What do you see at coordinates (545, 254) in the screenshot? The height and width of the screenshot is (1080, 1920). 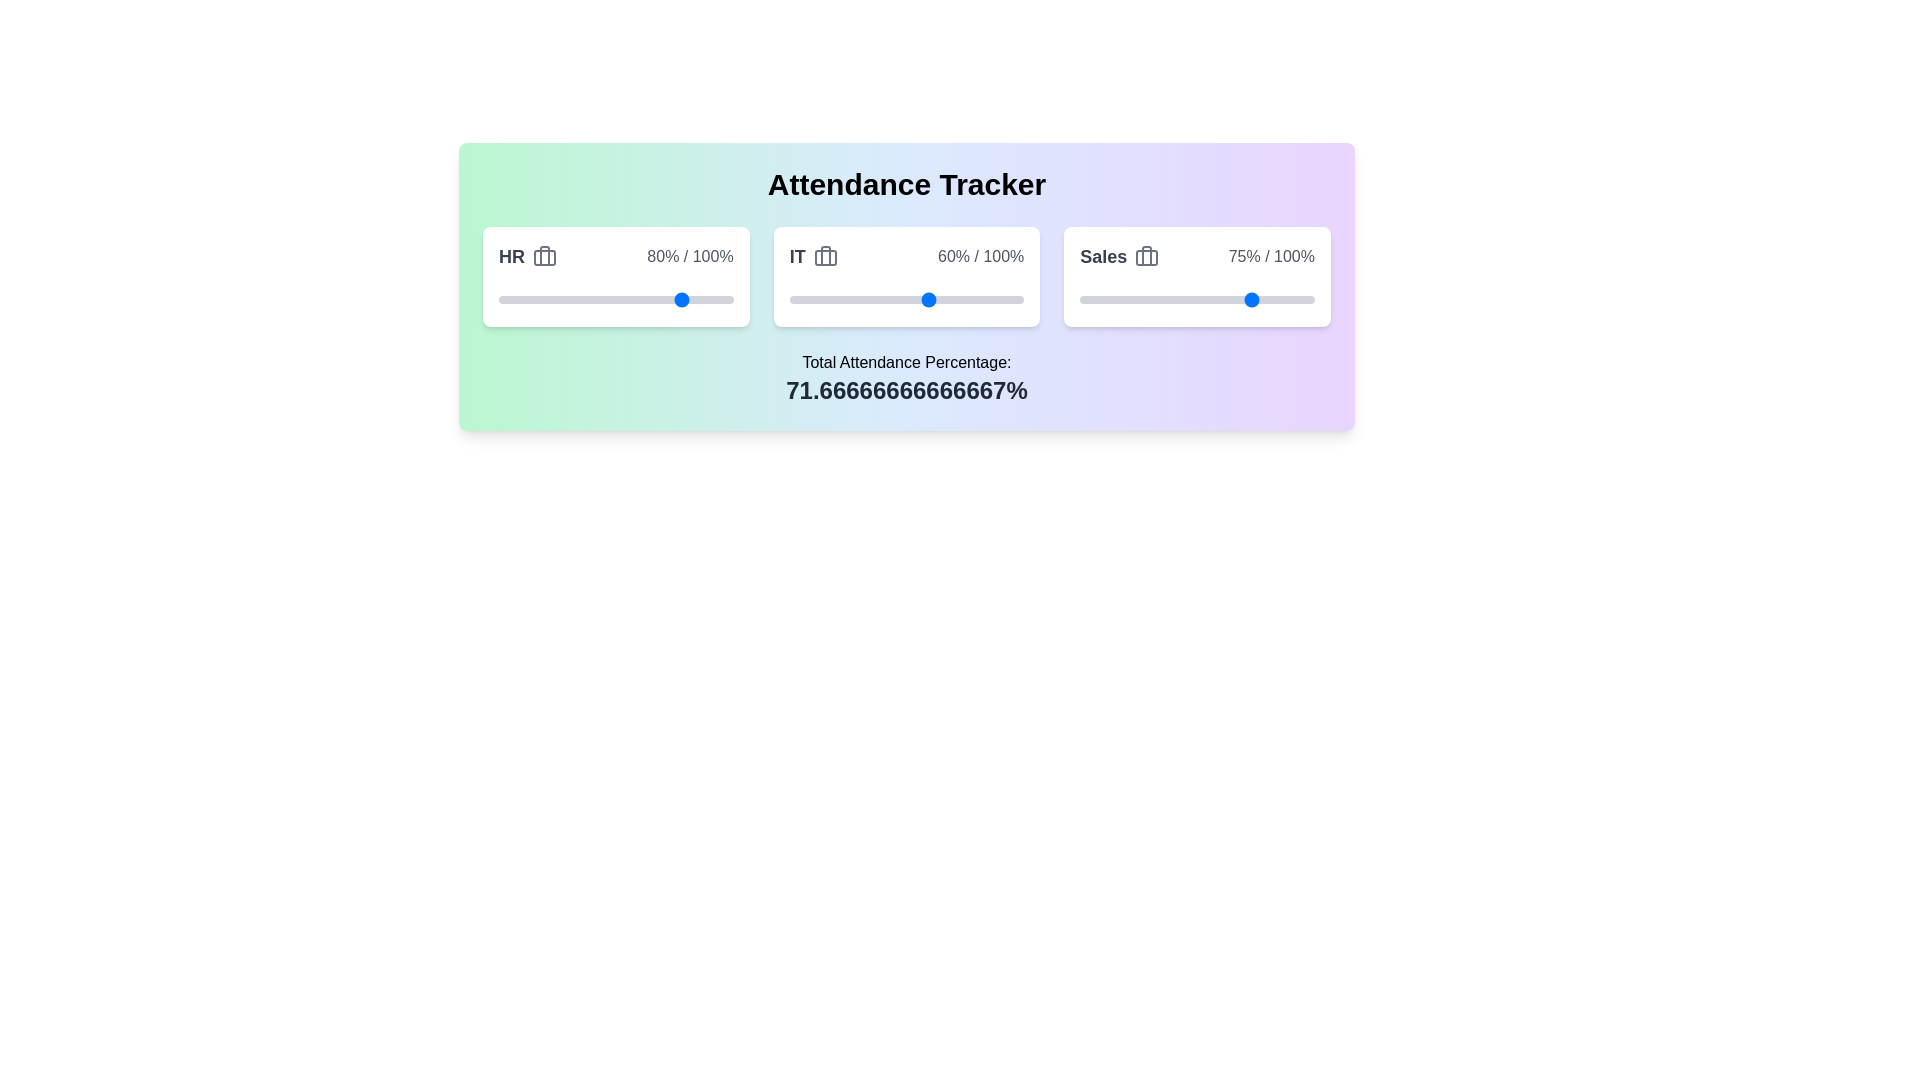 I see `the briefcase icon by clicking on the vertical line that forms the handle, which is positioned next to the 'HR' section` at bounding box center [545, 254].